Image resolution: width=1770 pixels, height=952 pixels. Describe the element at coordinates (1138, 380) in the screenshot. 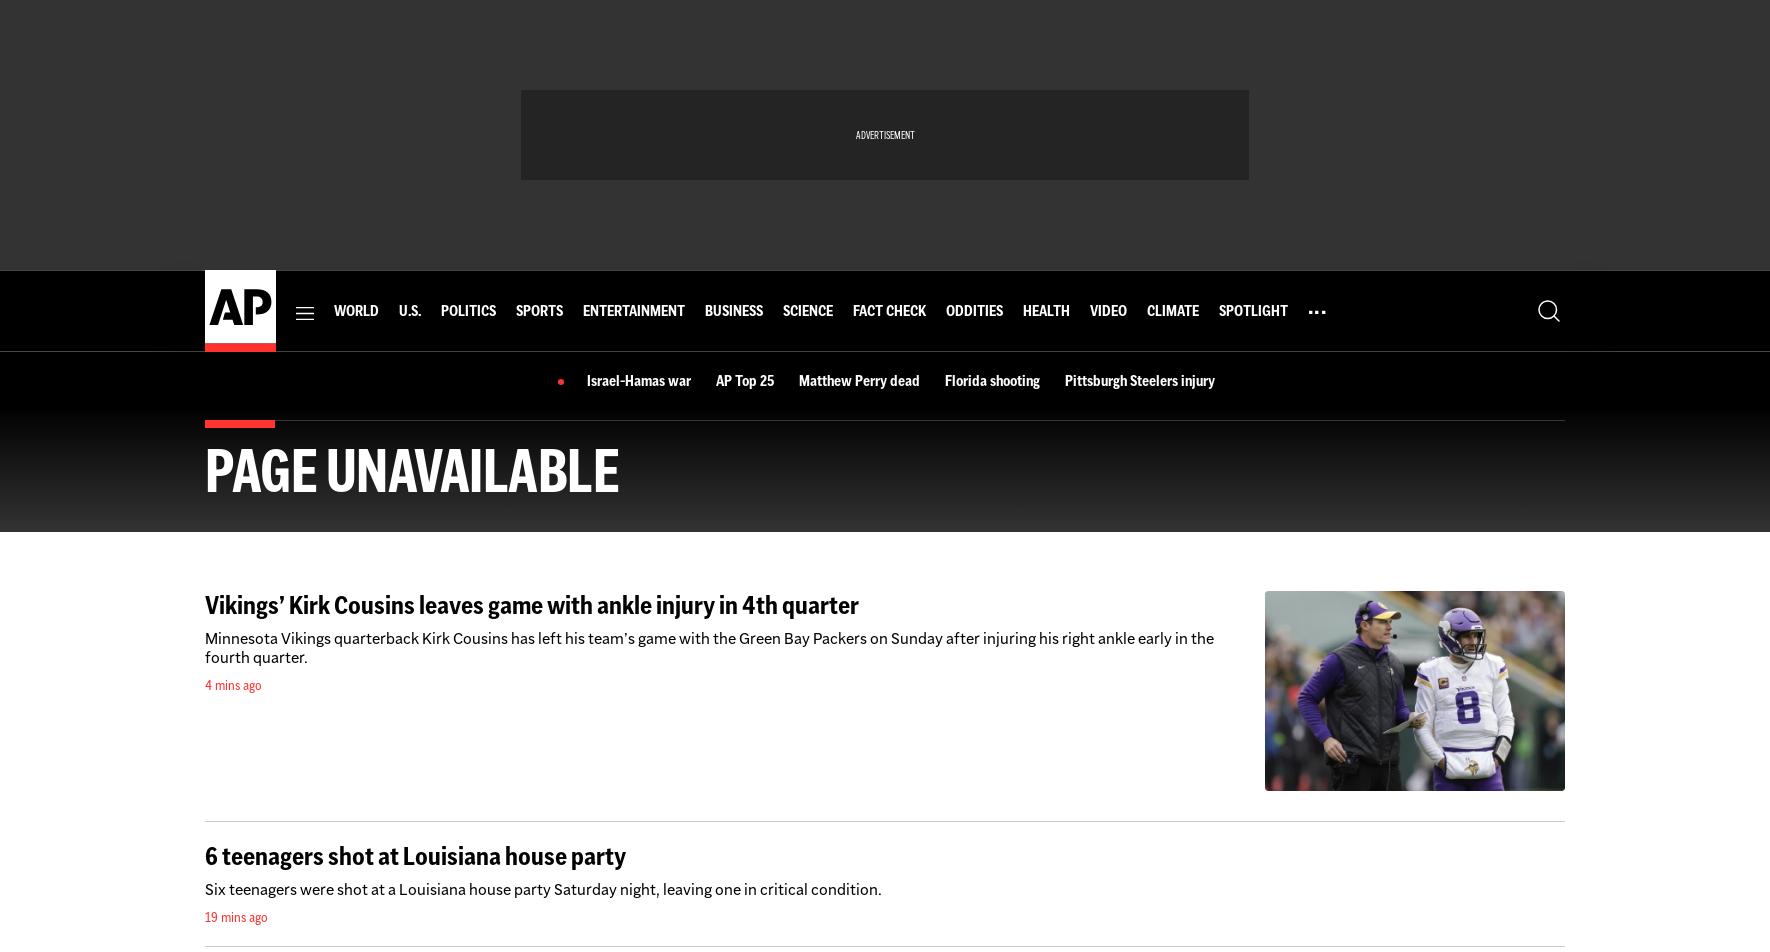

I see `'Pittsburgh Steelers injury'` at that location.